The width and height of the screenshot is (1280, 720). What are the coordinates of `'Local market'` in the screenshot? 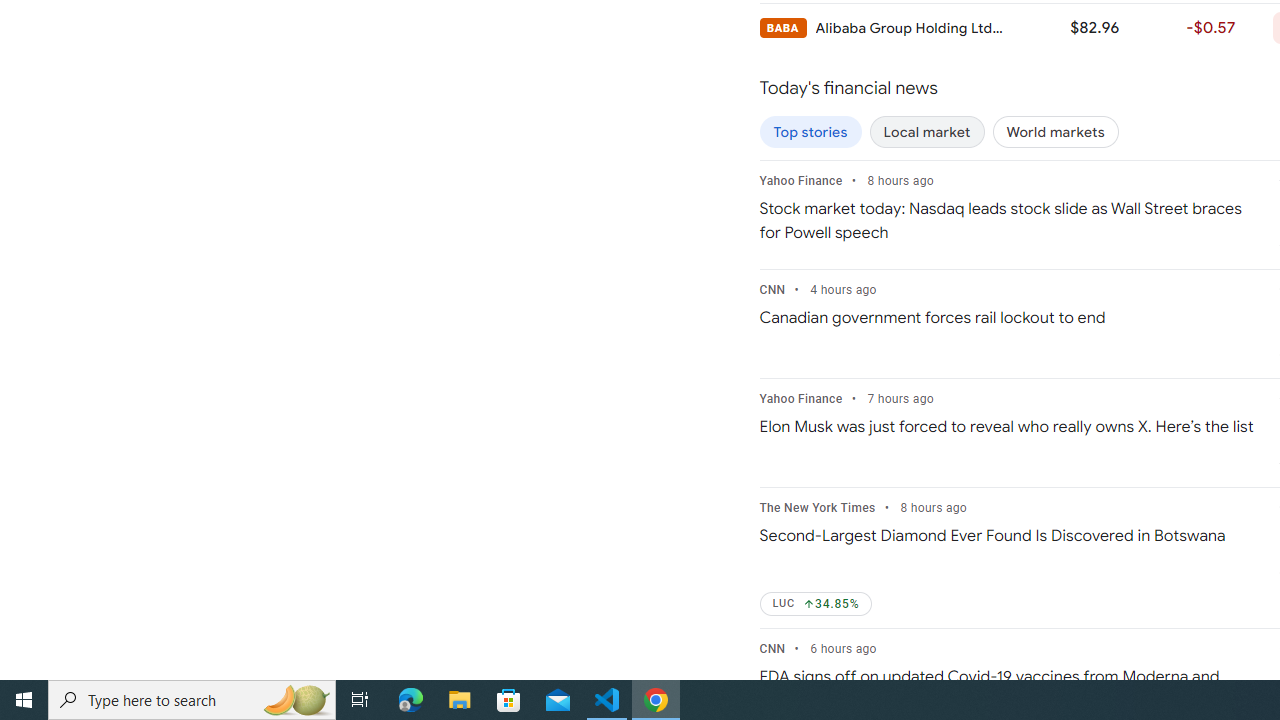 It's located at (926, 132).